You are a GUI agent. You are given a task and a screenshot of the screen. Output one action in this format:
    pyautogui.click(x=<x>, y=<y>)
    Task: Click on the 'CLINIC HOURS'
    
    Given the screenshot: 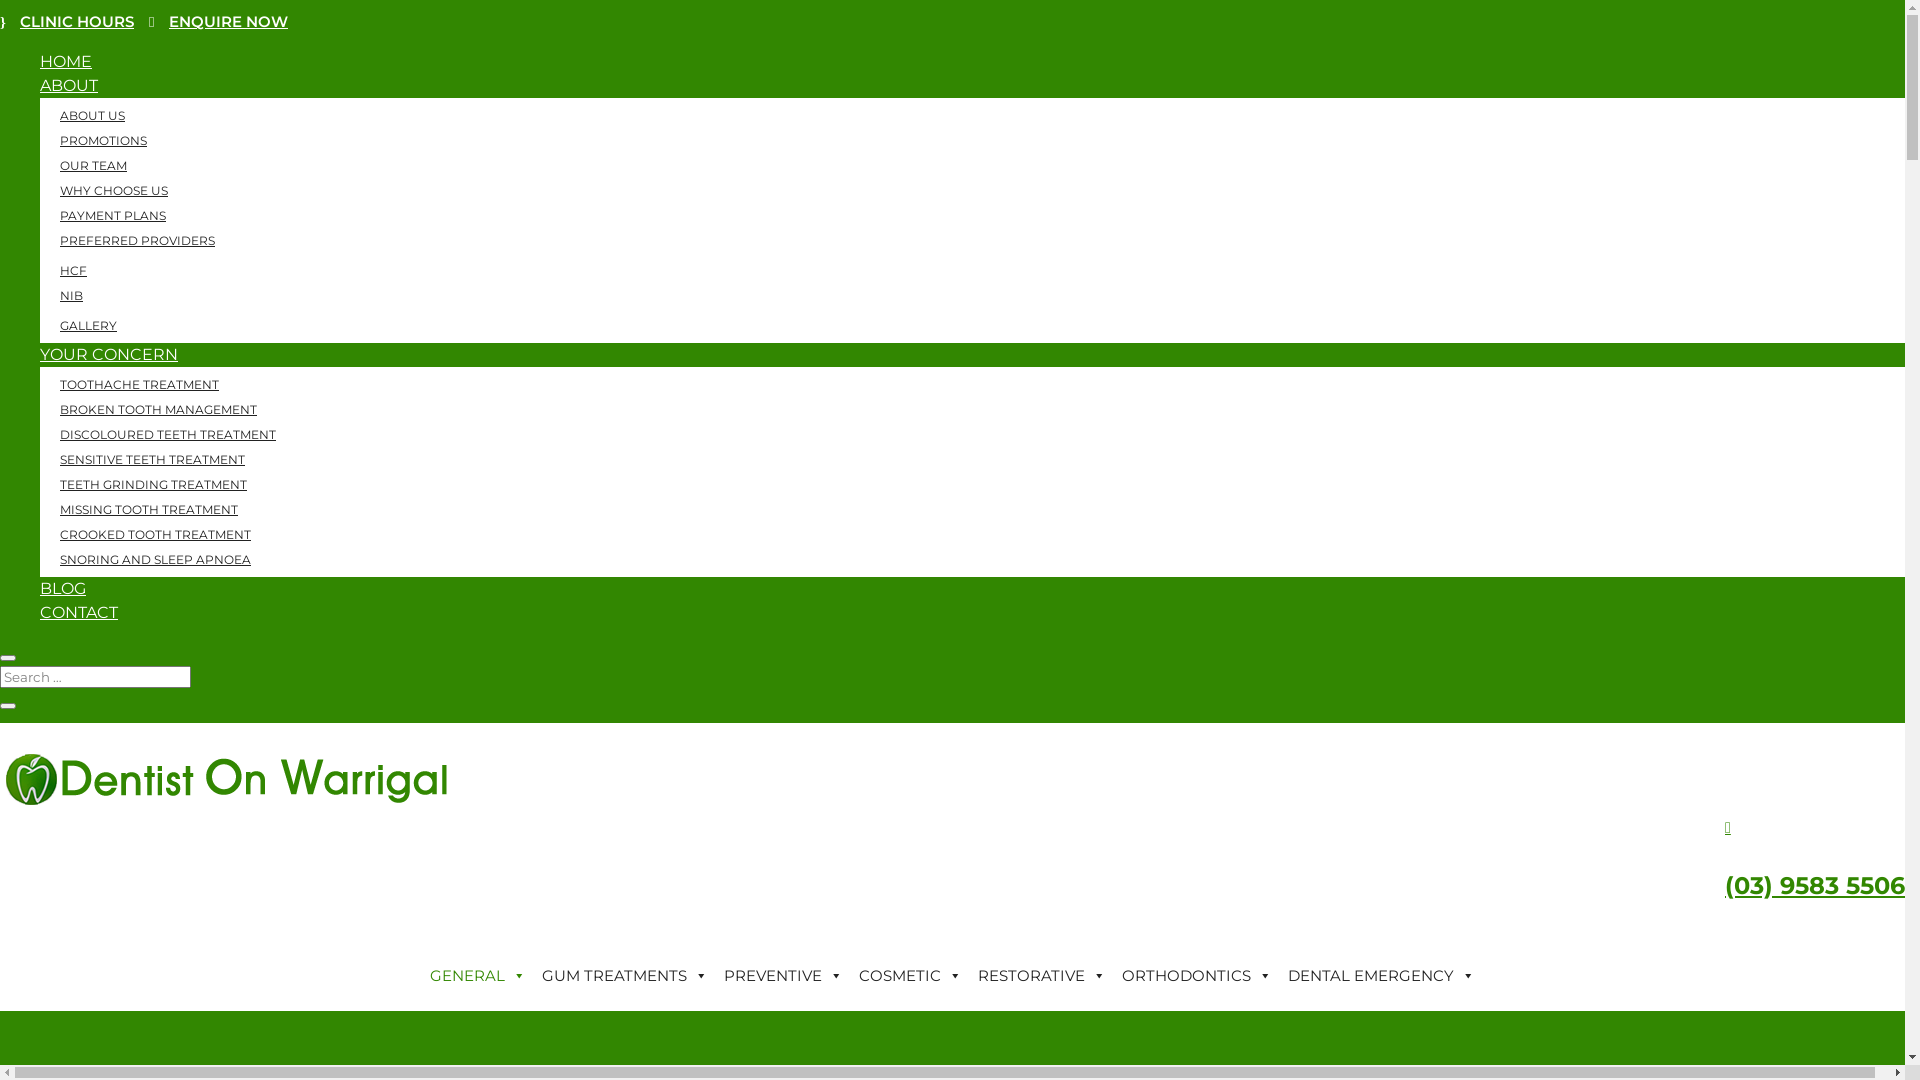 What is the action you would take?
    pyautogui.click(x=67, y=21)
    